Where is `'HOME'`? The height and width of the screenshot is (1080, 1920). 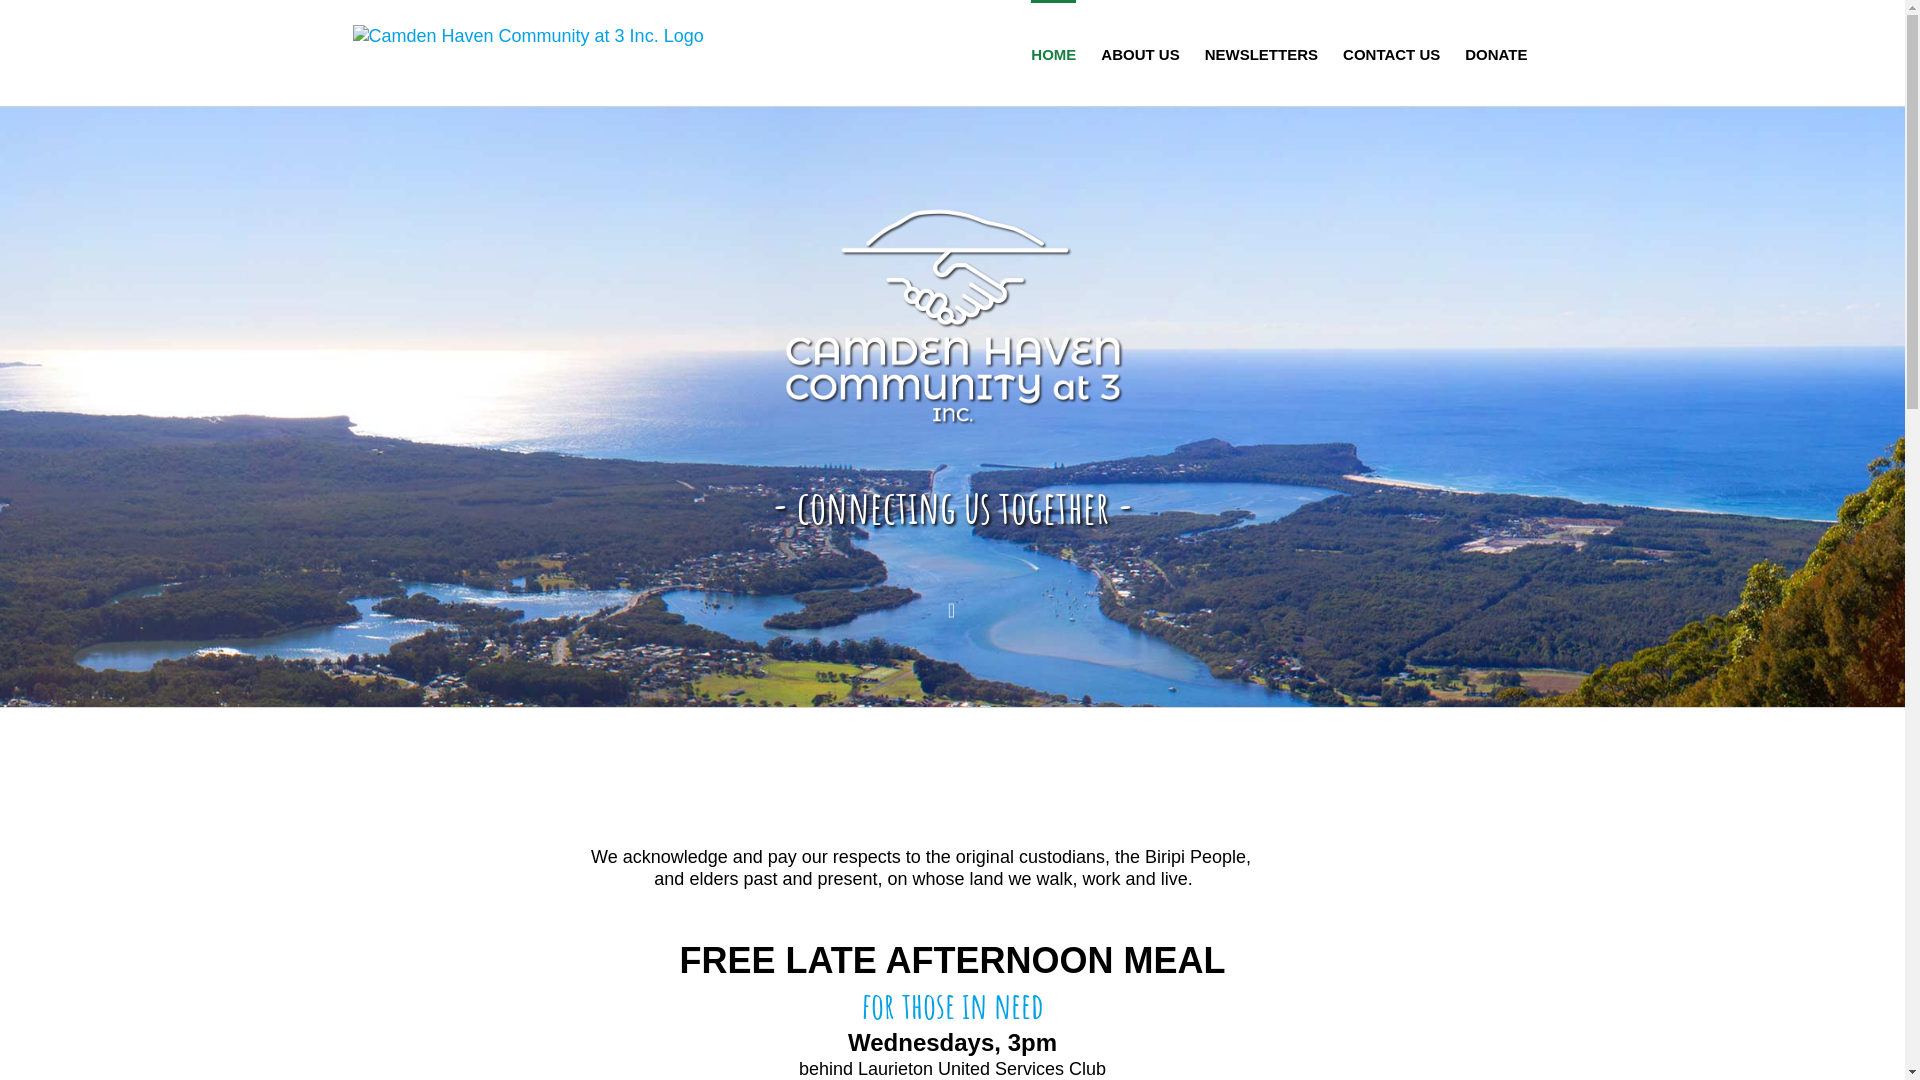
'HOME' is located at coordinates (1052, 52).